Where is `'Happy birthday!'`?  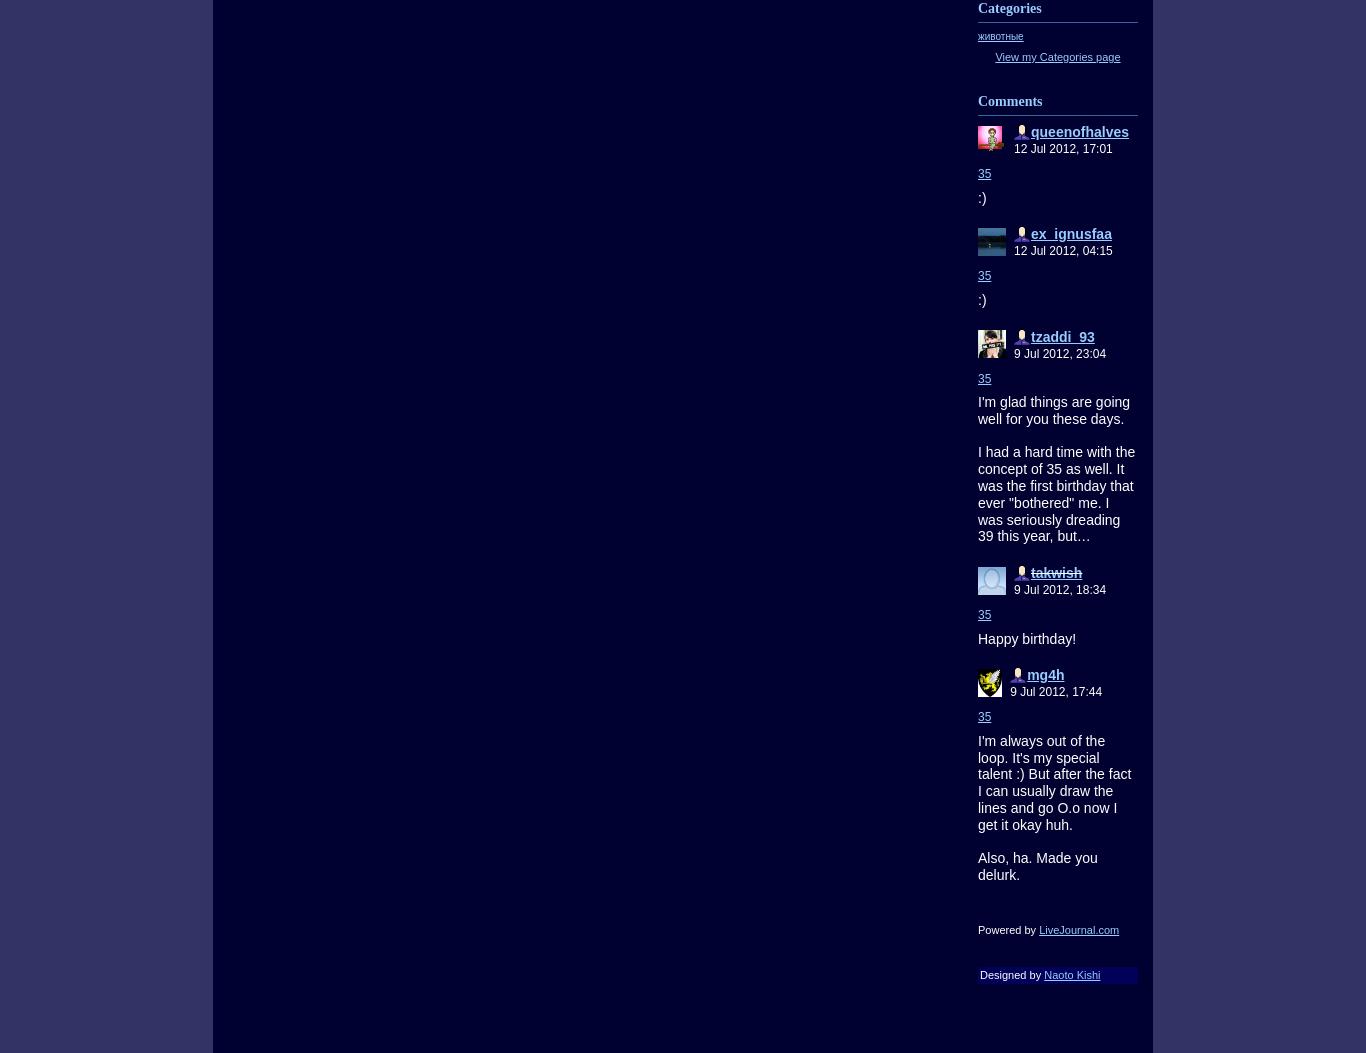 'Happy birthday!' is located at coordinates (1025, 637).